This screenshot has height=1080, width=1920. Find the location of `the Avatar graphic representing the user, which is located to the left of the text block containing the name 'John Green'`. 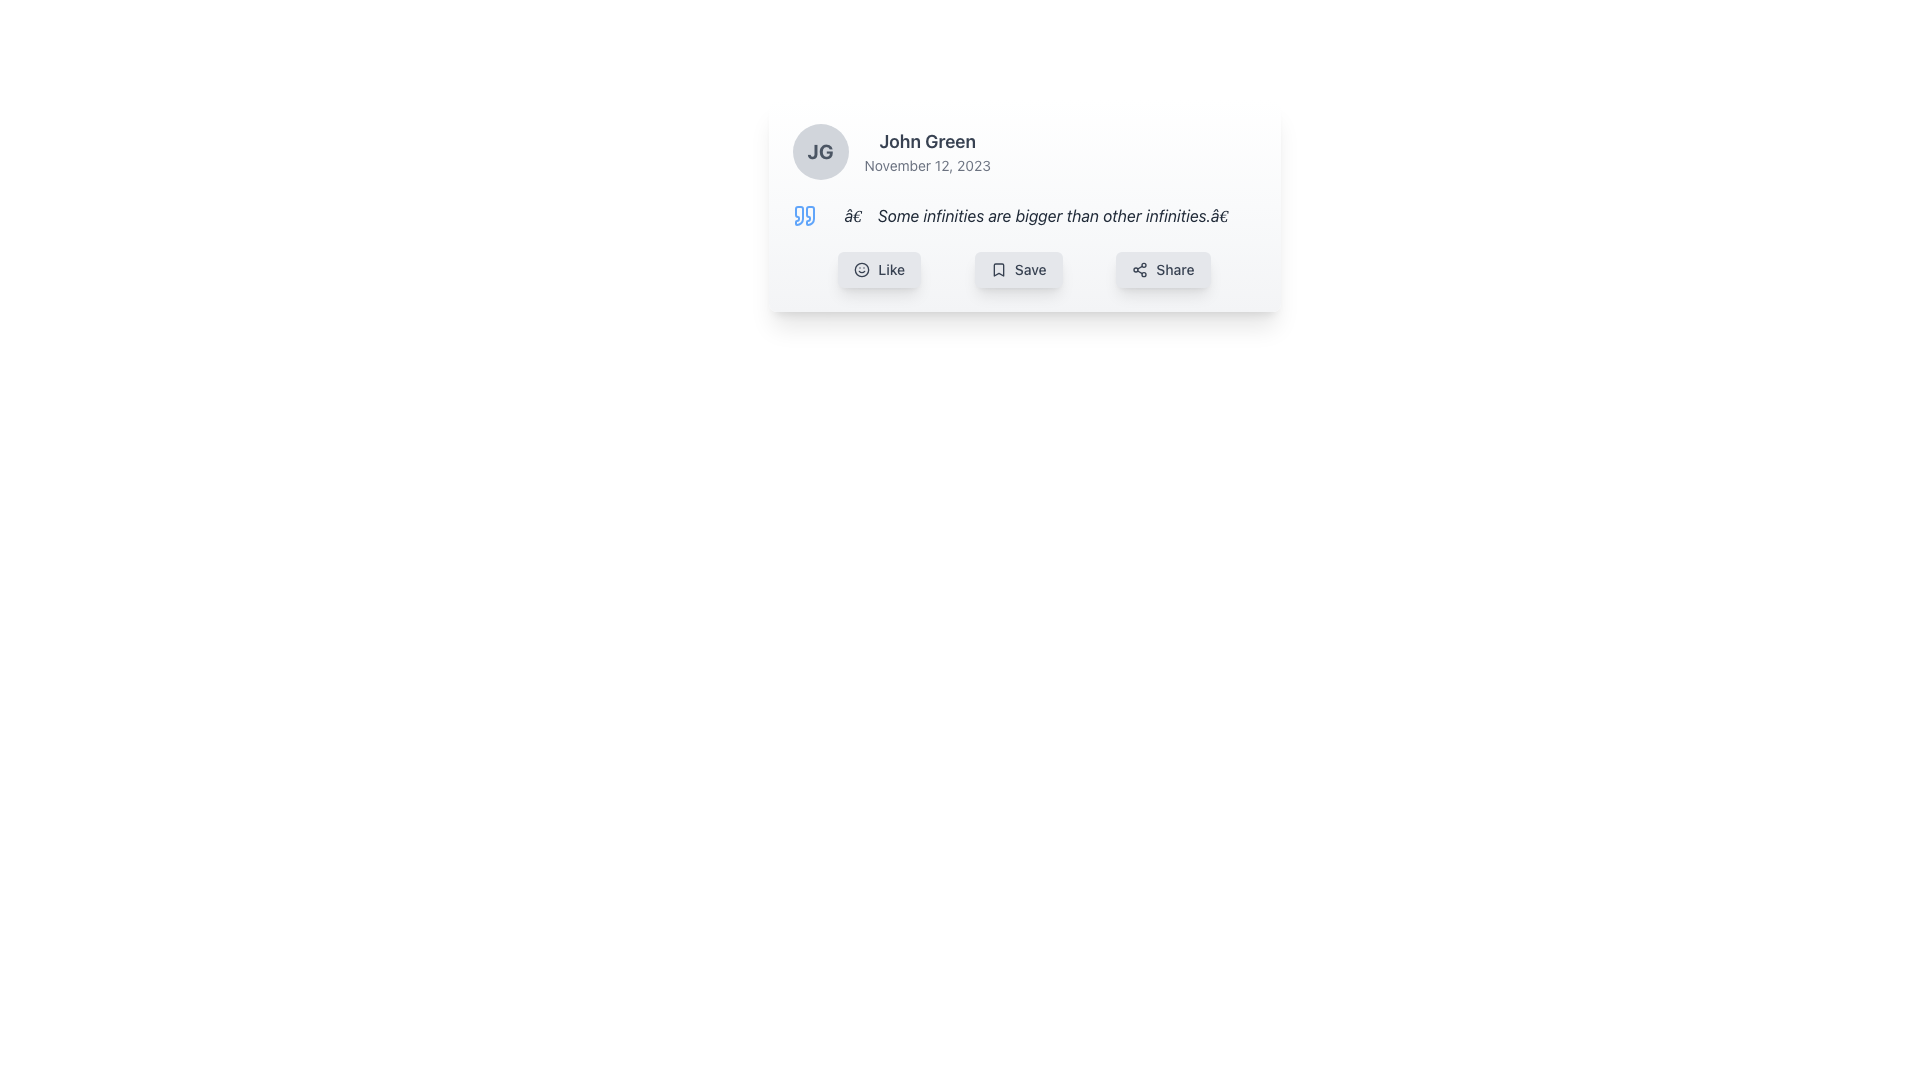

the Avatar graphic representing the user, which is located to the left of the text block containing the name 'John Green' is located at coordinates (820, 150).